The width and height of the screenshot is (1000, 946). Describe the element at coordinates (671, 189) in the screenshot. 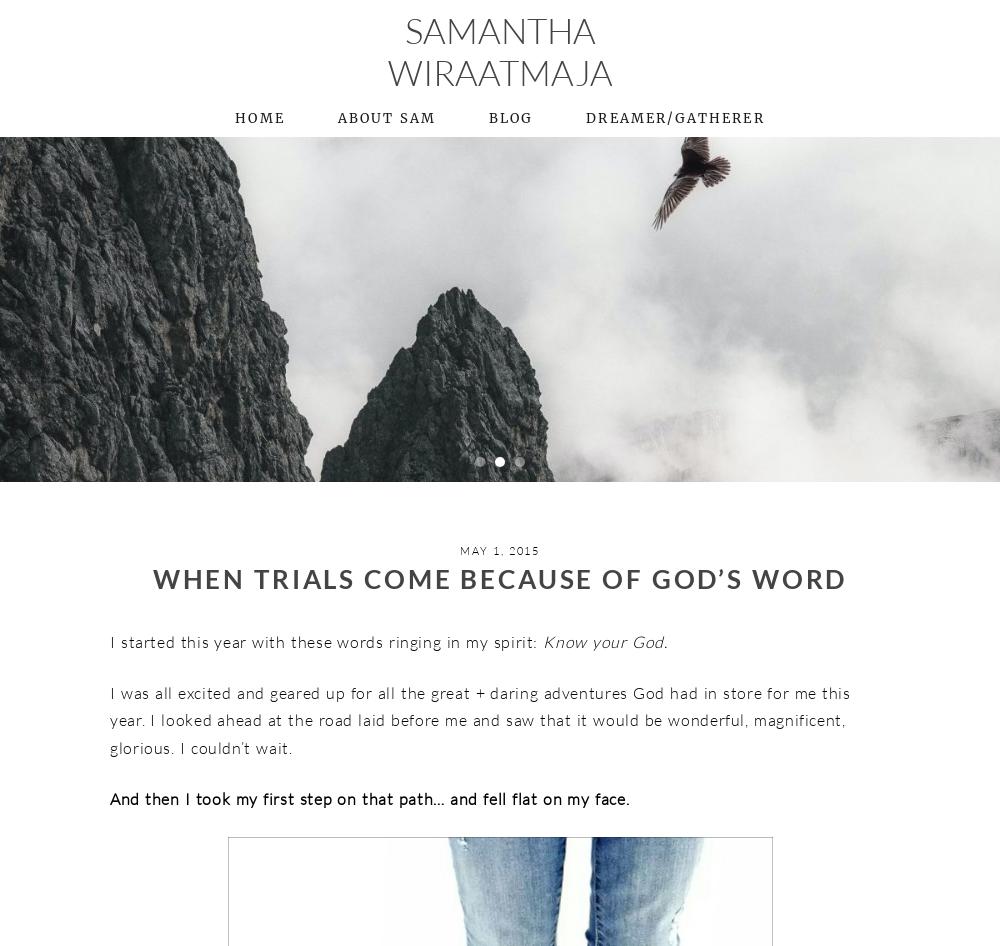

I see `'+ Dream Room'` at that location.